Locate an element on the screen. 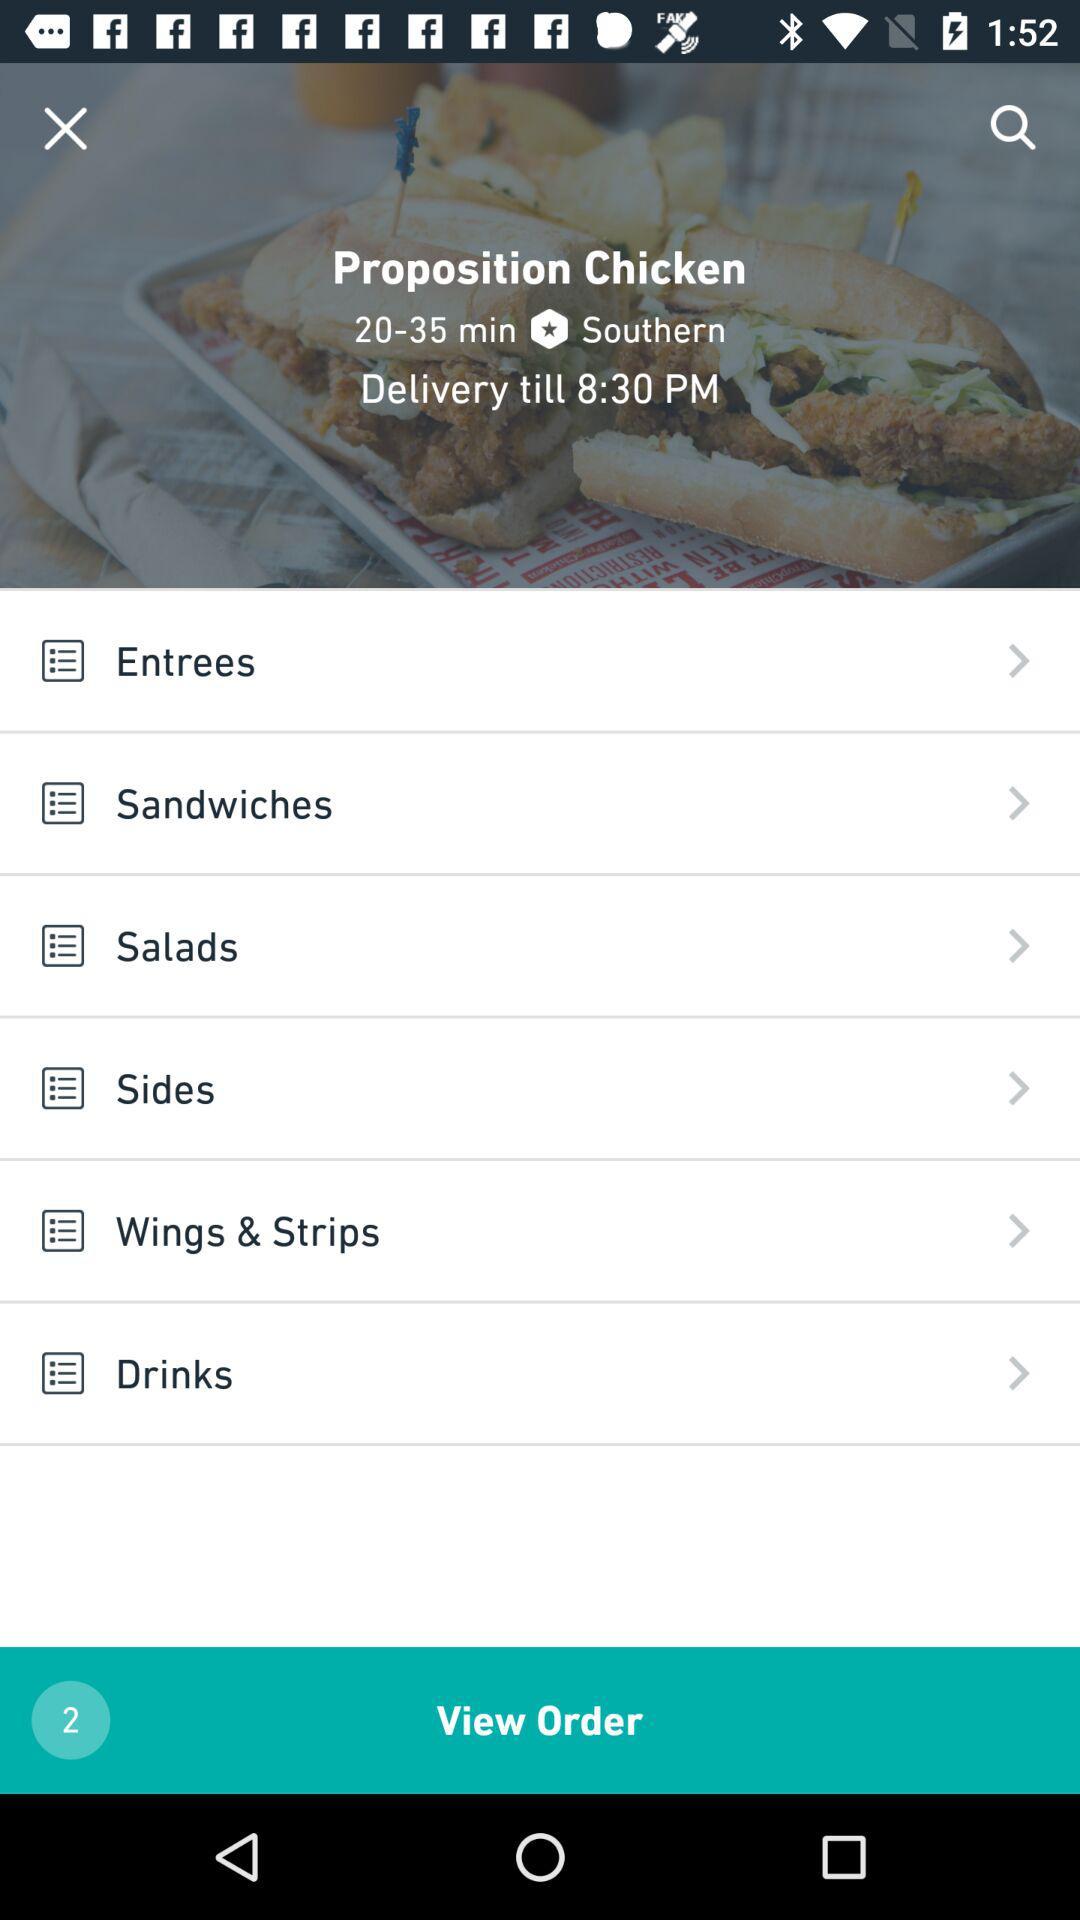 This screenshot has height=1920, width=1080. the icon above entrees is located at coordinates (1014, 127).